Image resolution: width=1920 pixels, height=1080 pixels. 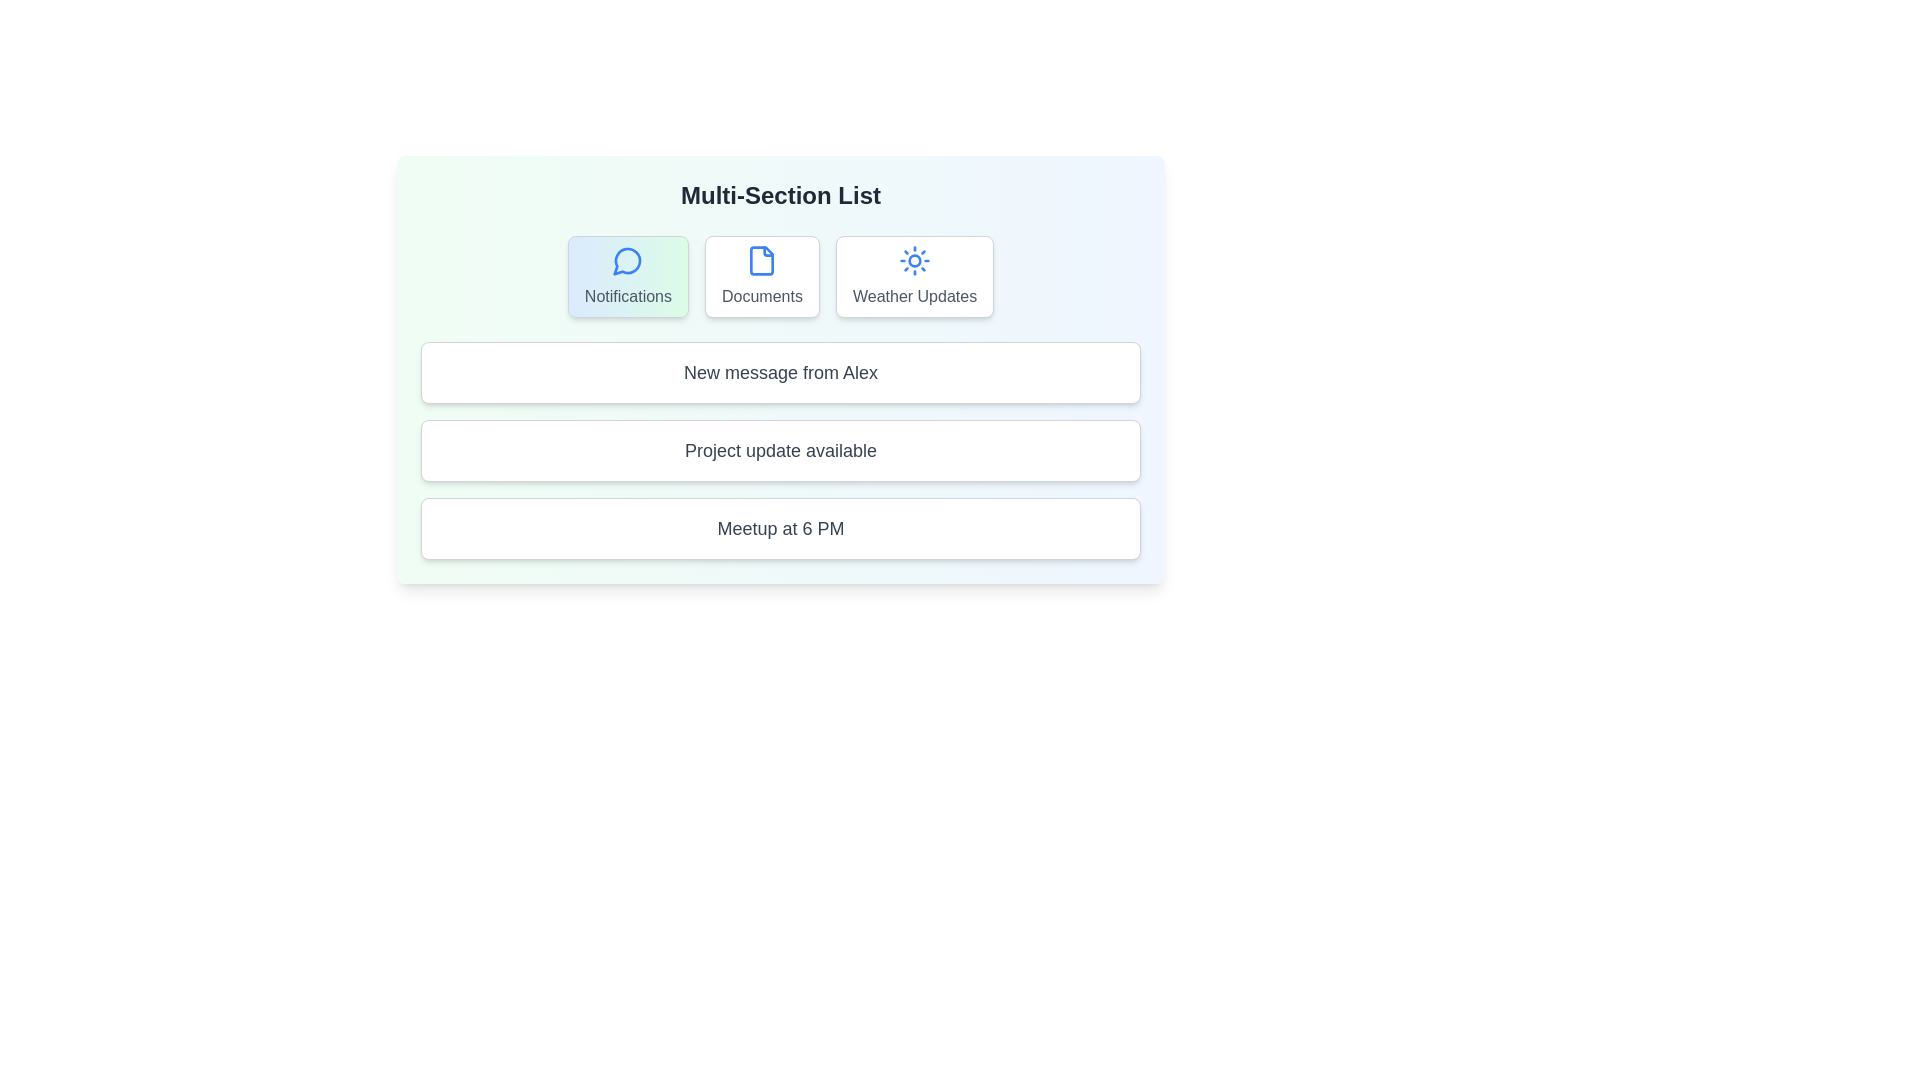 What do you see at coordinates (780, 451) in the screenshot?
I see `the section or item labeled Project update available to observe its hover effect` at bounding box center [780, 451].